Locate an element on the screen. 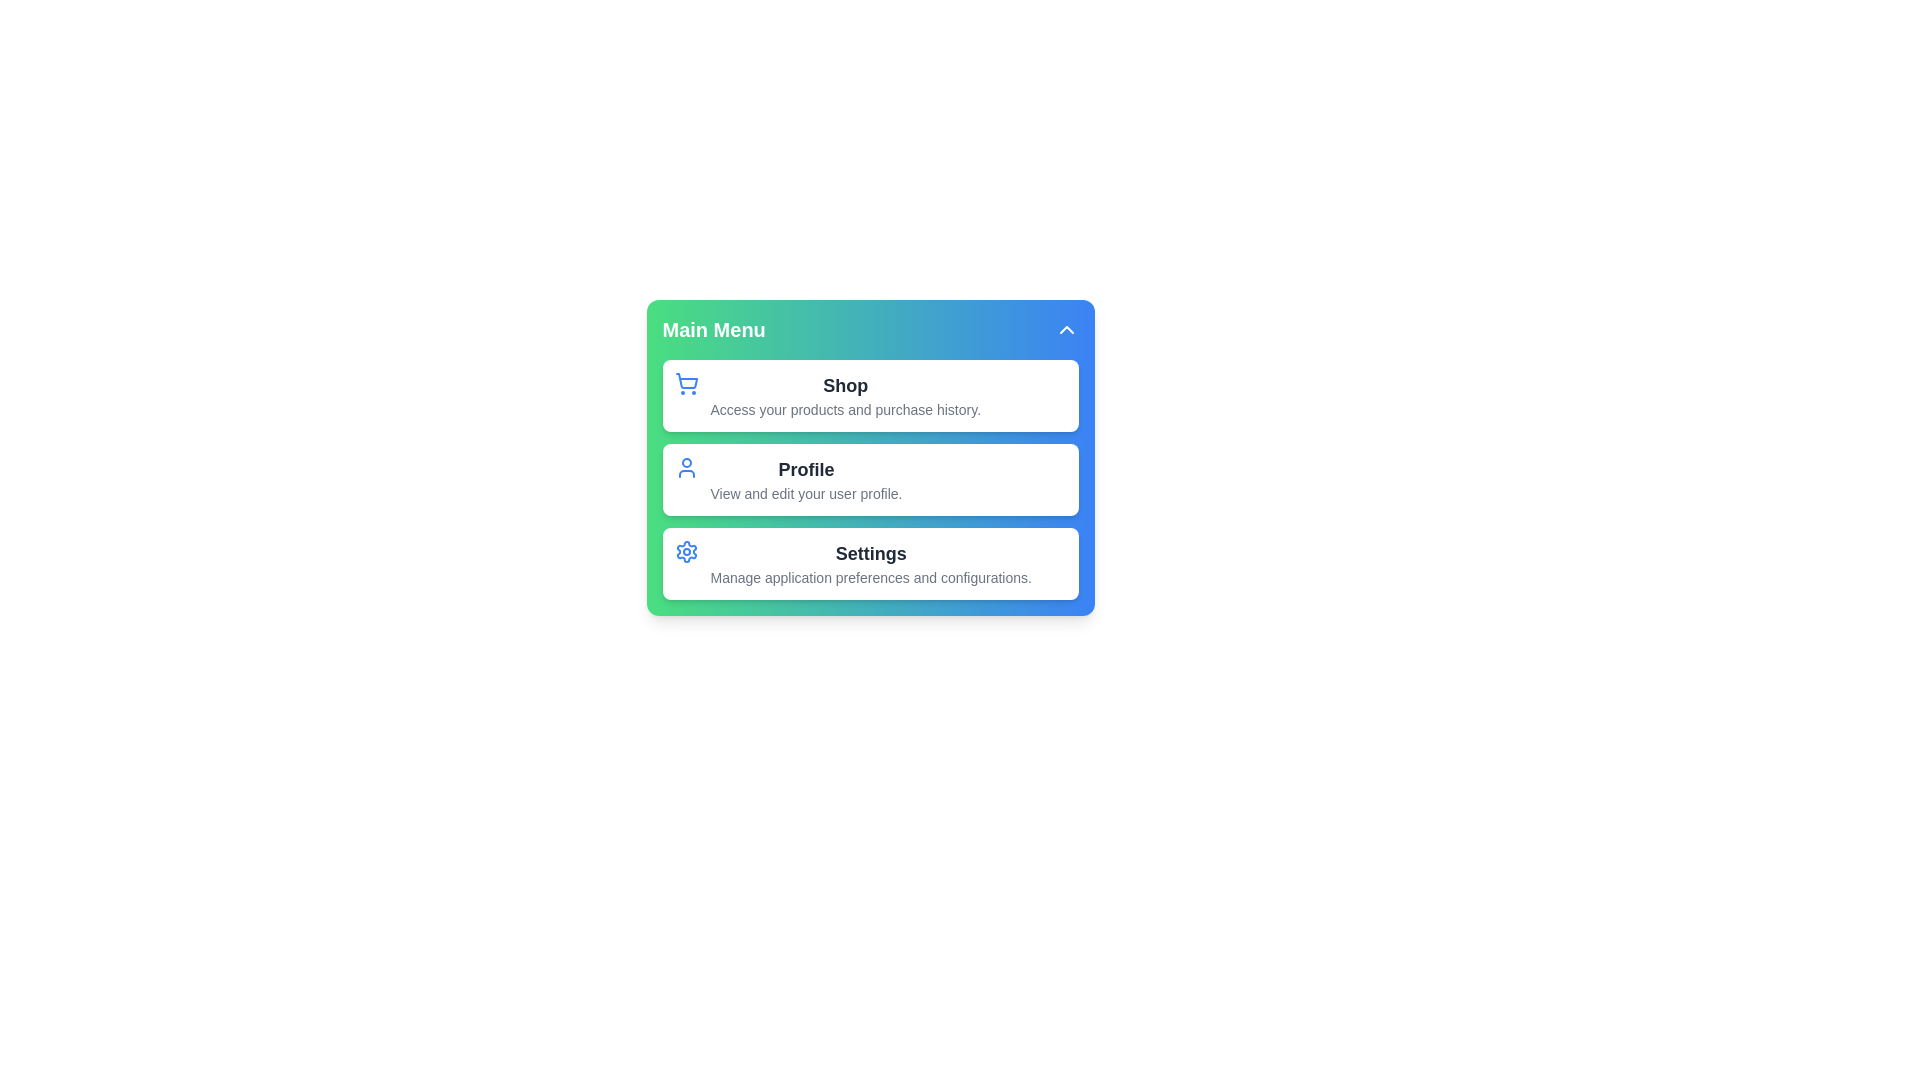  the icon of the menu item Shop is located at coordinates (686, 384).